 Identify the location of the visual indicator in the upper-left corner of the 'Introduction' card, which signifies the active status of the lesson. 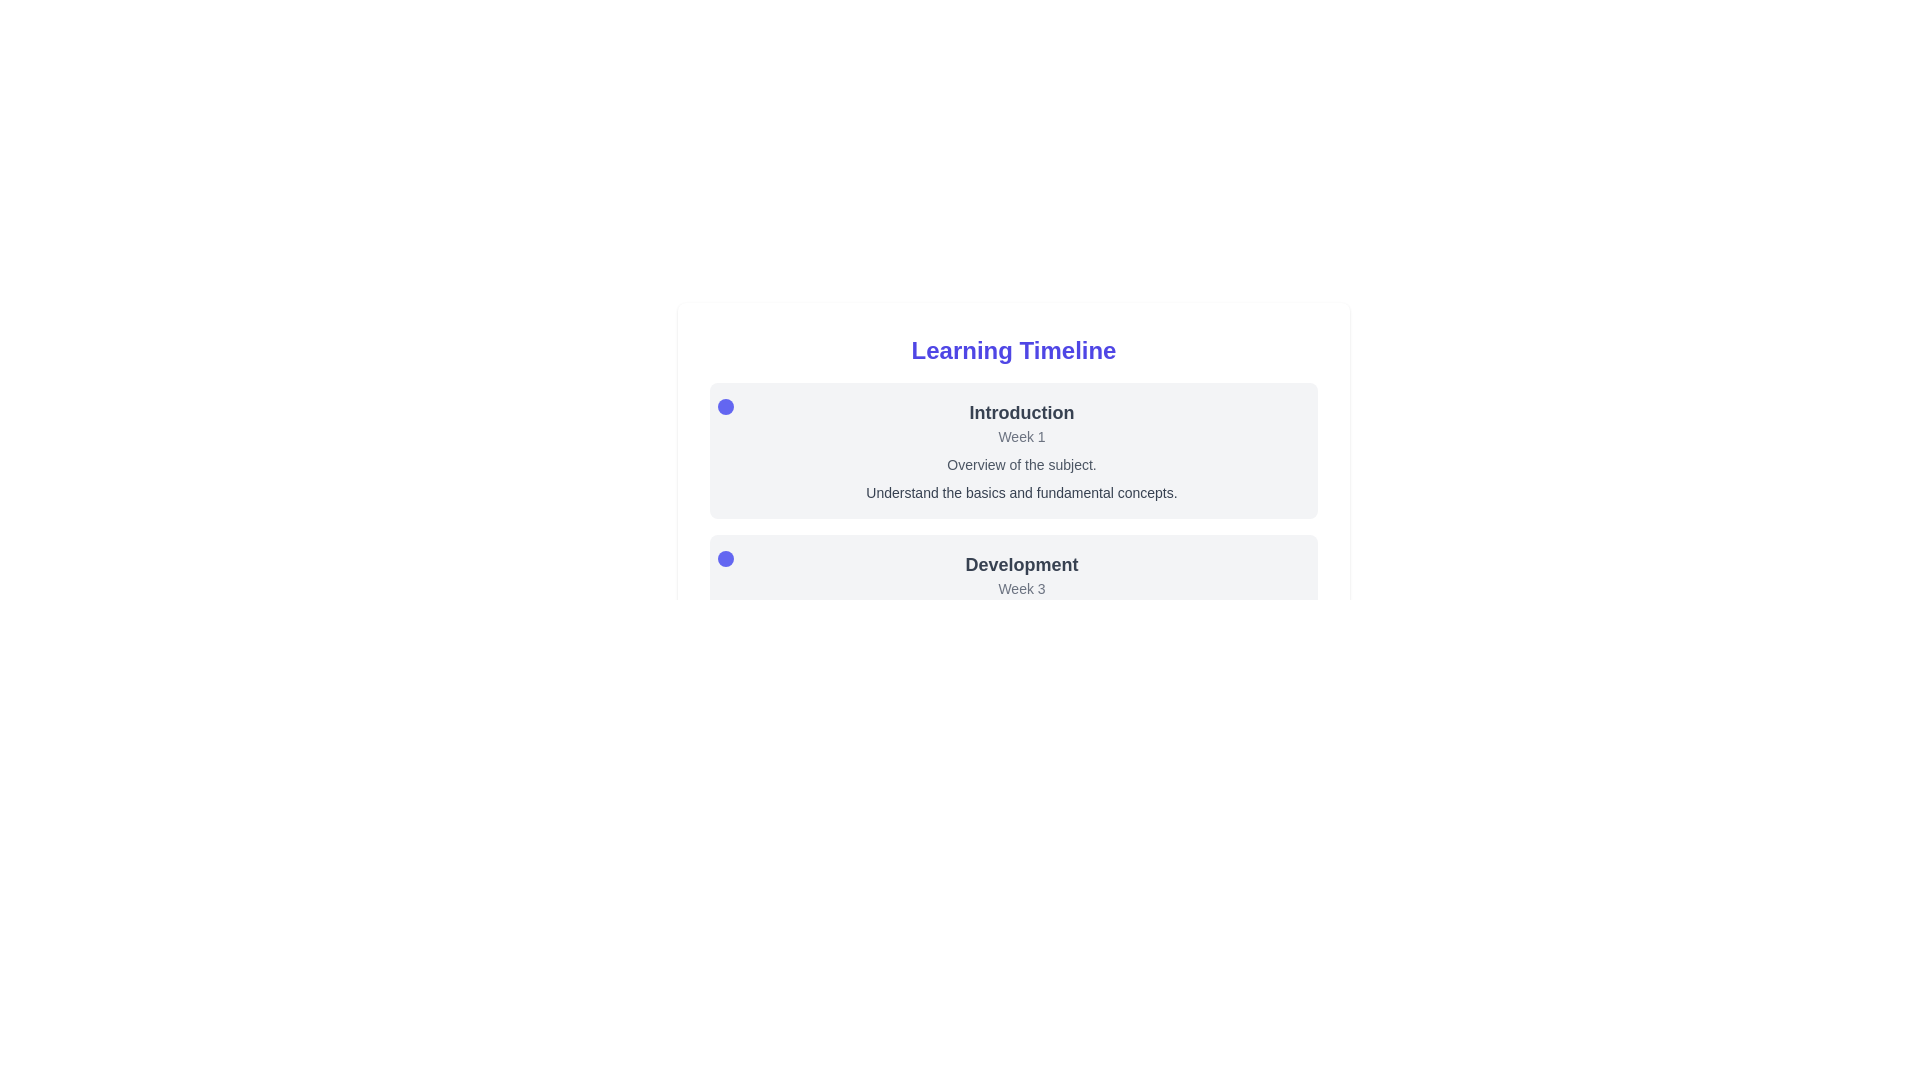
(724, 406).